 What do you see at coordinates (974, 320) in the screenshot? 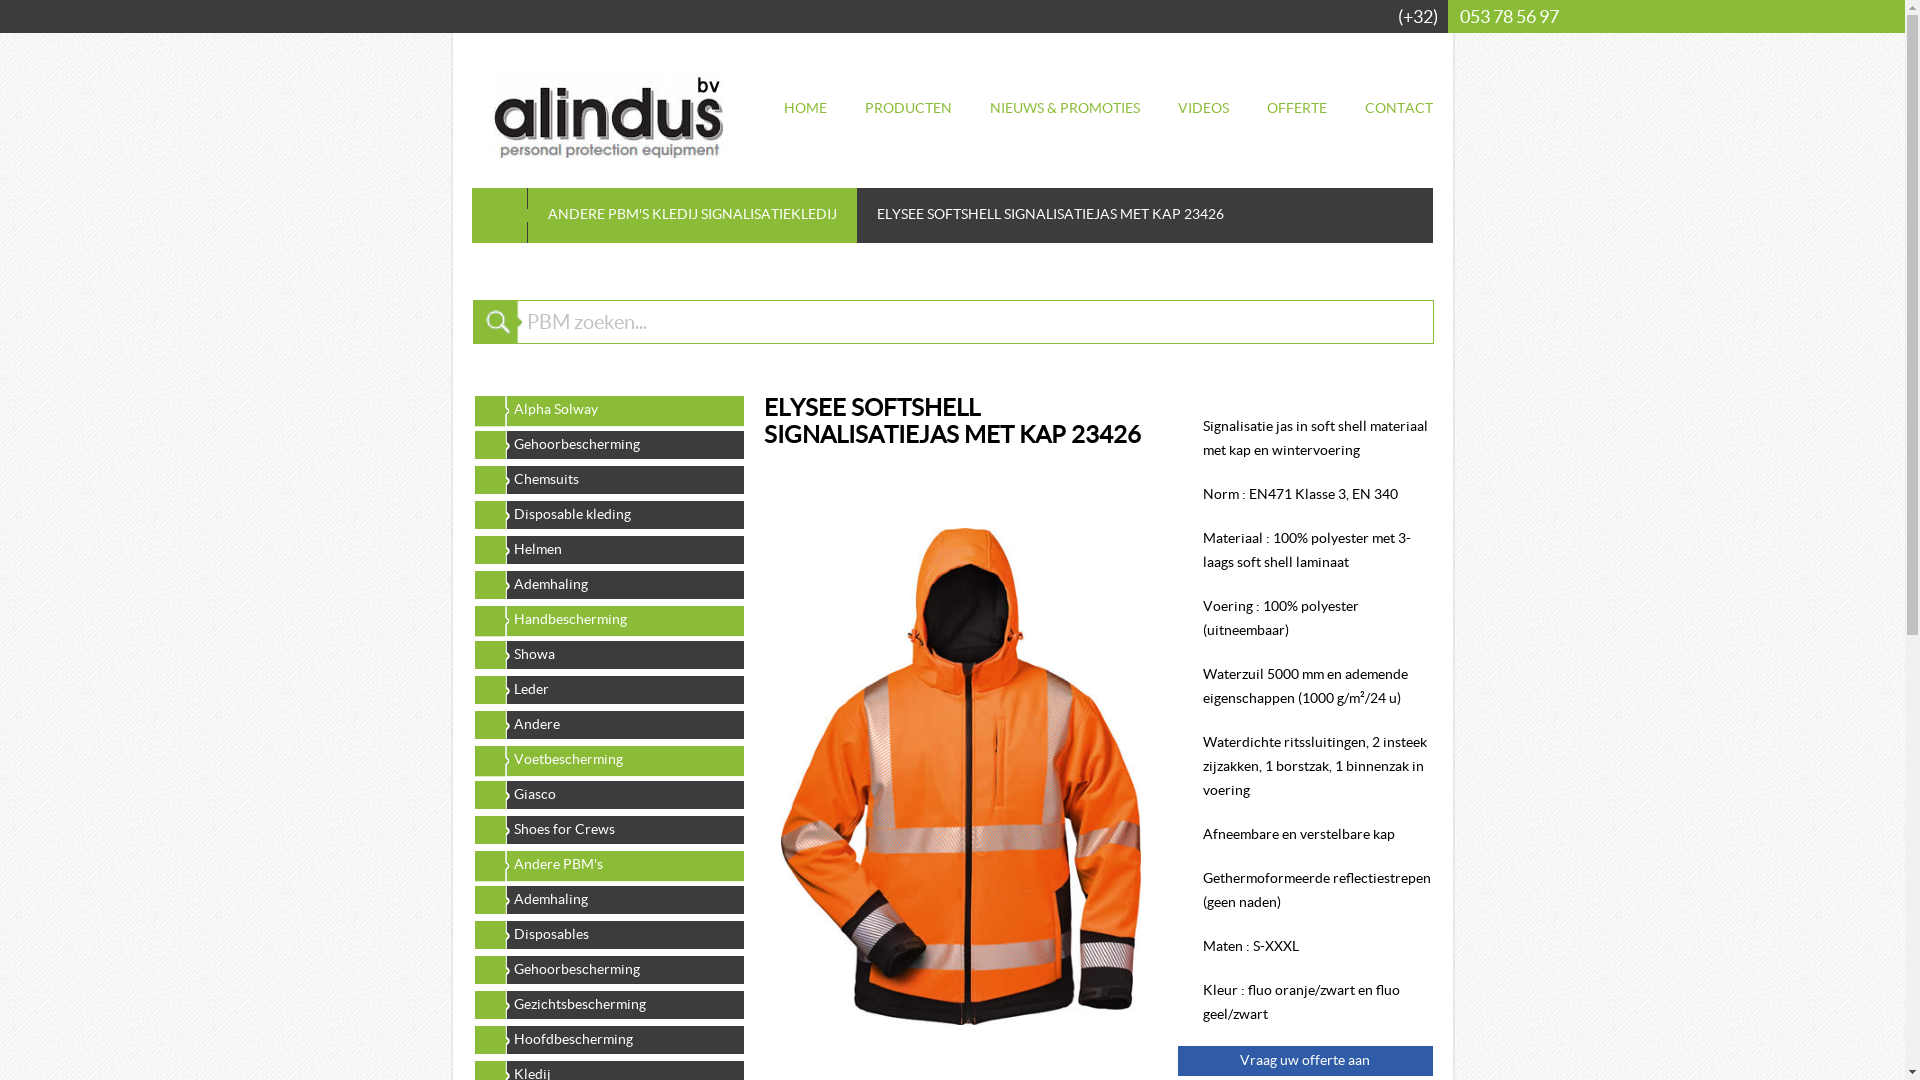
I see `'PBM zoeken...'` at bounding box center [974, 320].